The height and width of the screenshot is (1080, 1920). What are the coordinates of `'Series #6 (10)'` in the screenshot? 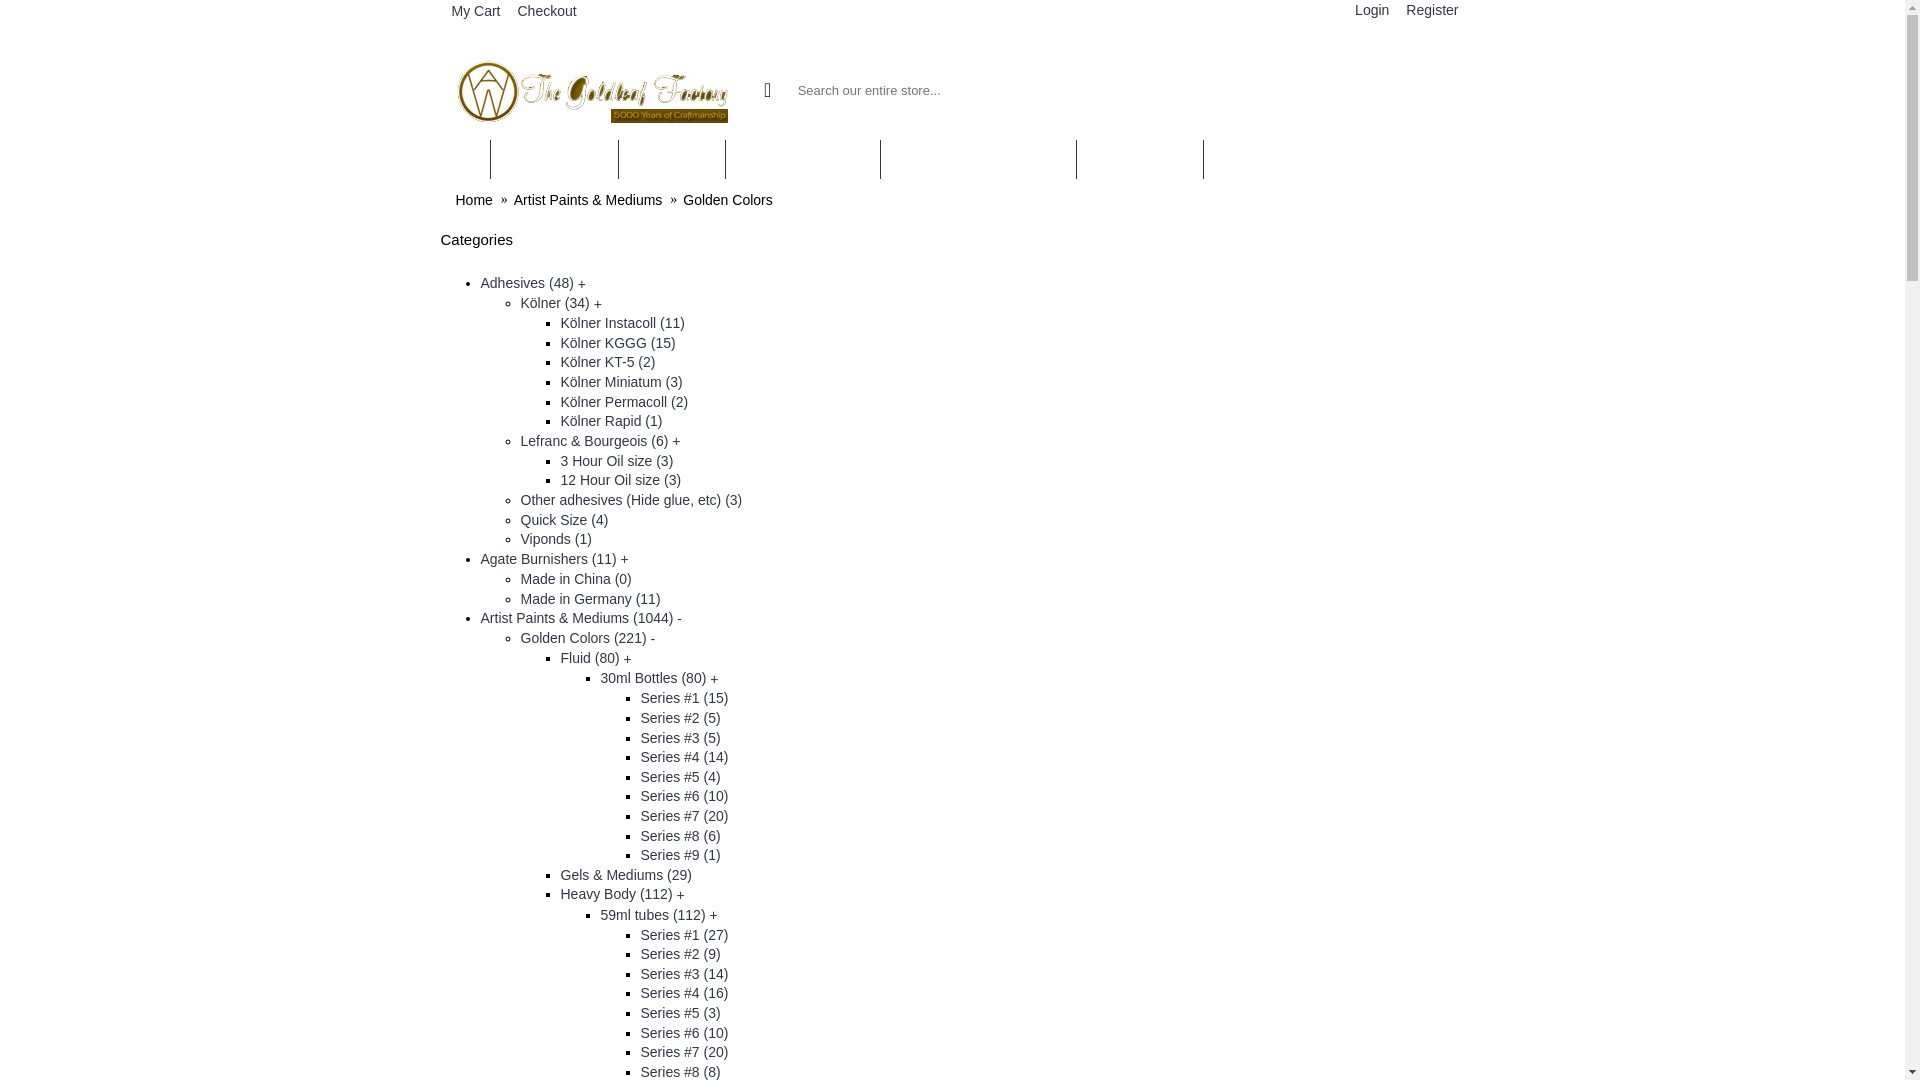 It's located at (683, 794).